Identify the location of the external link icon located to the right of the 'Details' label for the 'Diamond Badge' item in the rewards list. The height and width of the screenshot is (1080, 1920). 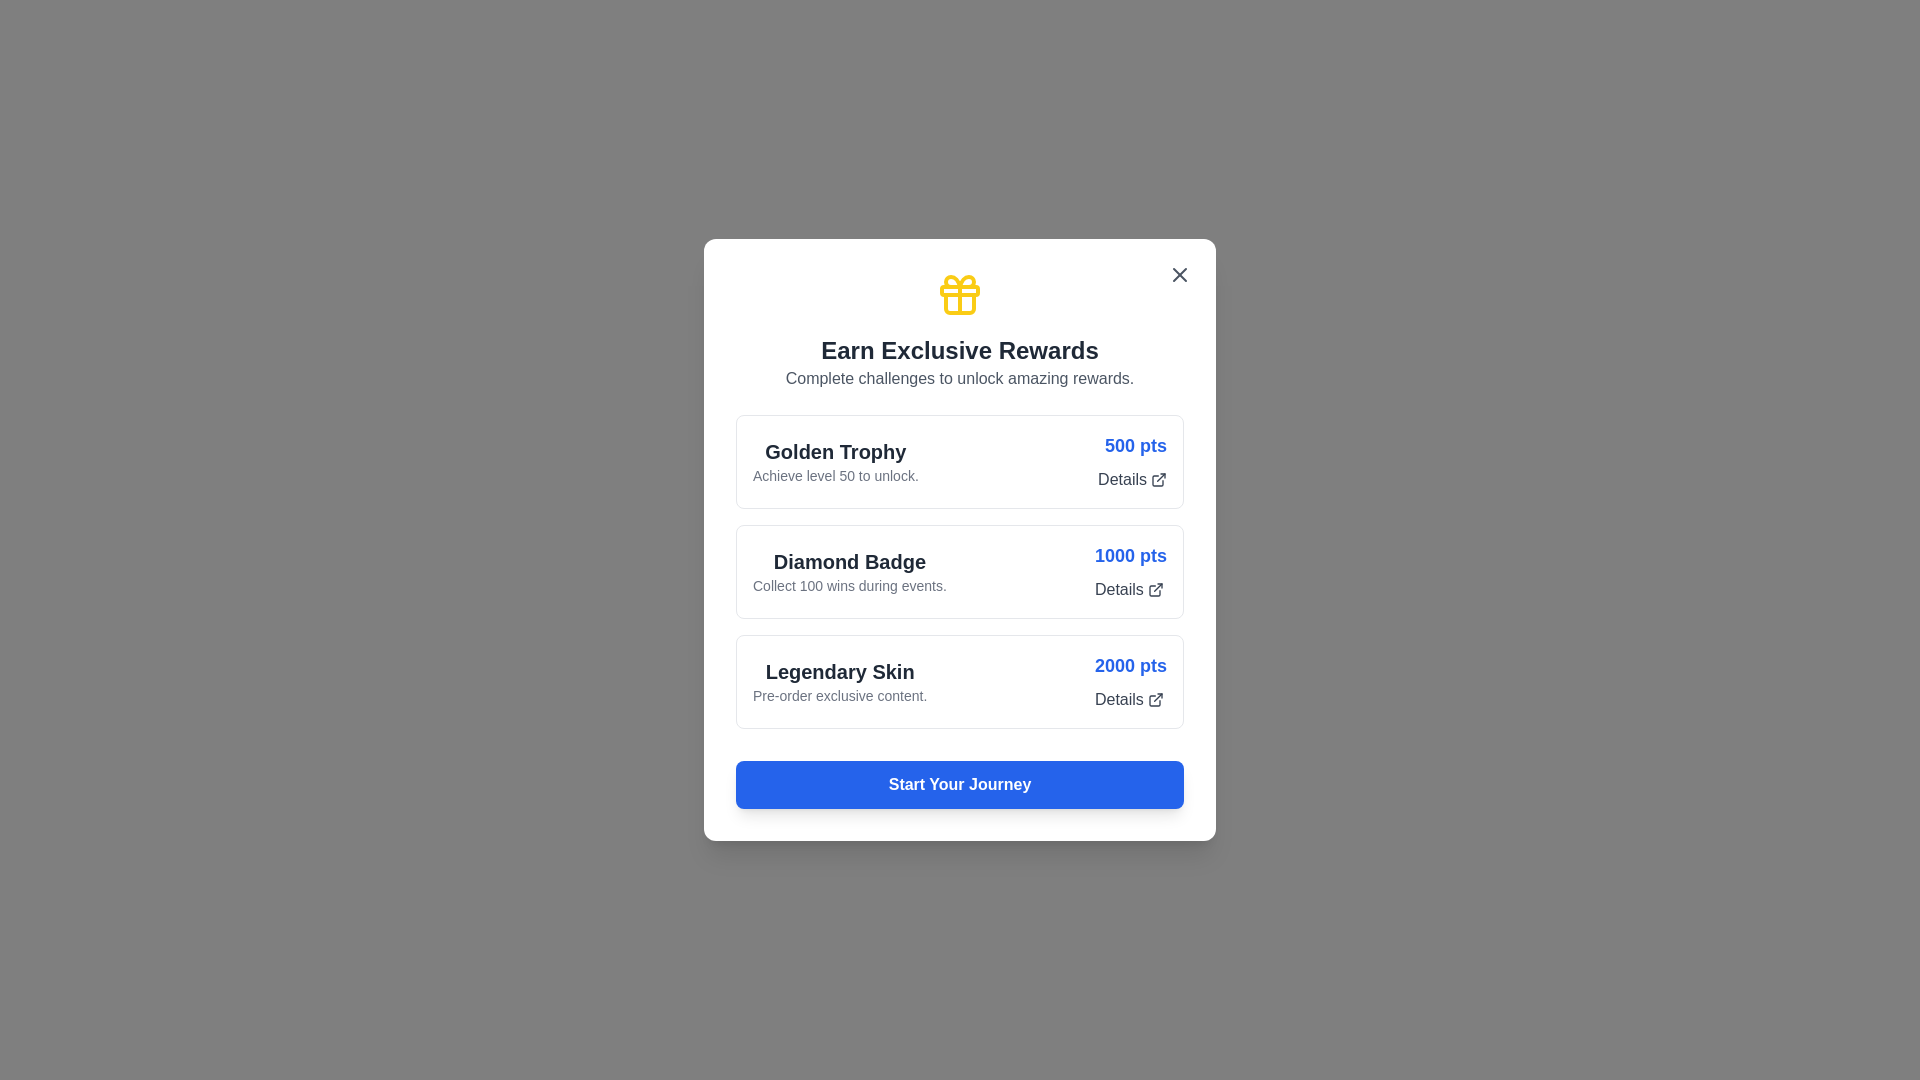
(1155, 589).